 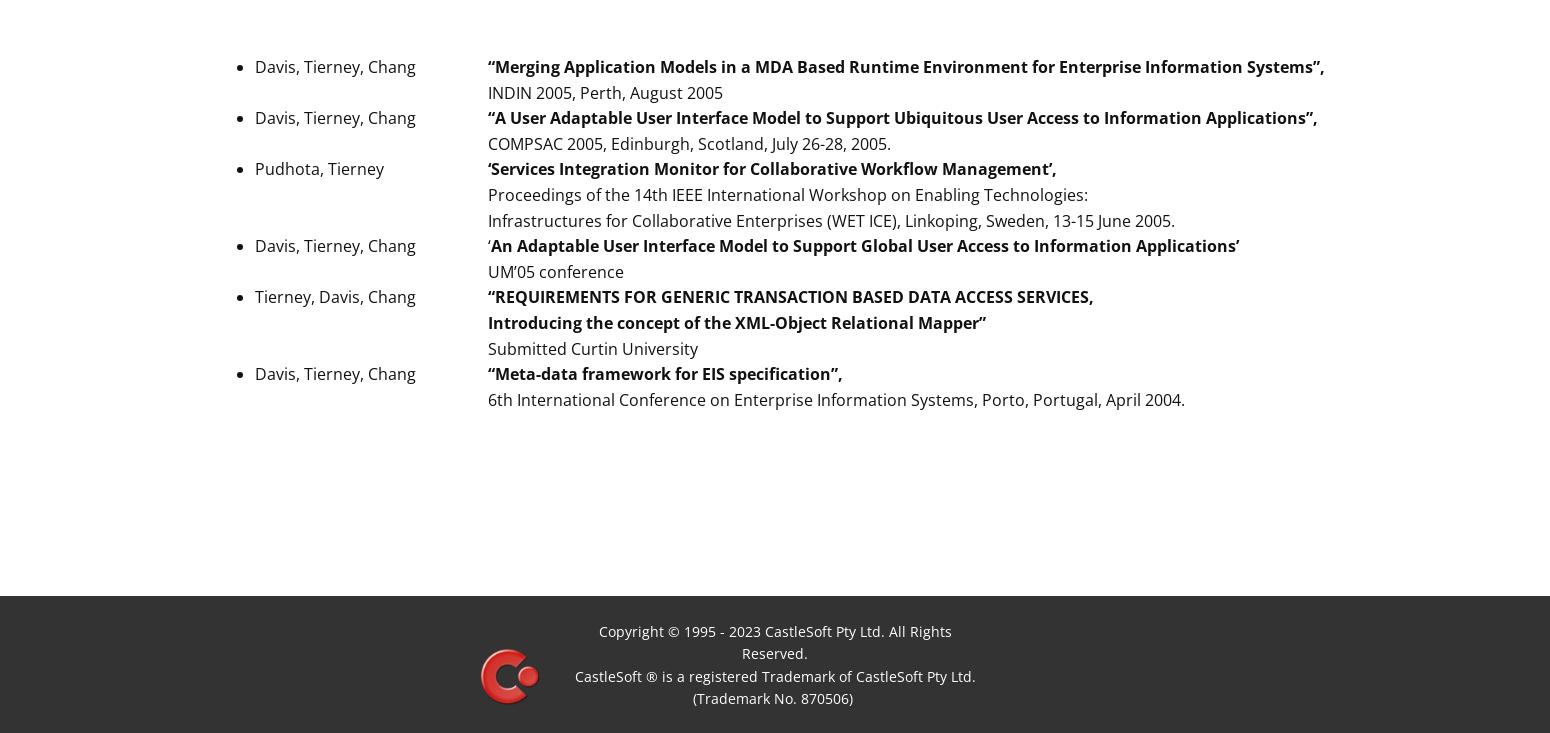 I want to click on 'CastleSoft ® is a registered Trademark of CastleSoft Pty Ltd.', so click(x=774, y=675).